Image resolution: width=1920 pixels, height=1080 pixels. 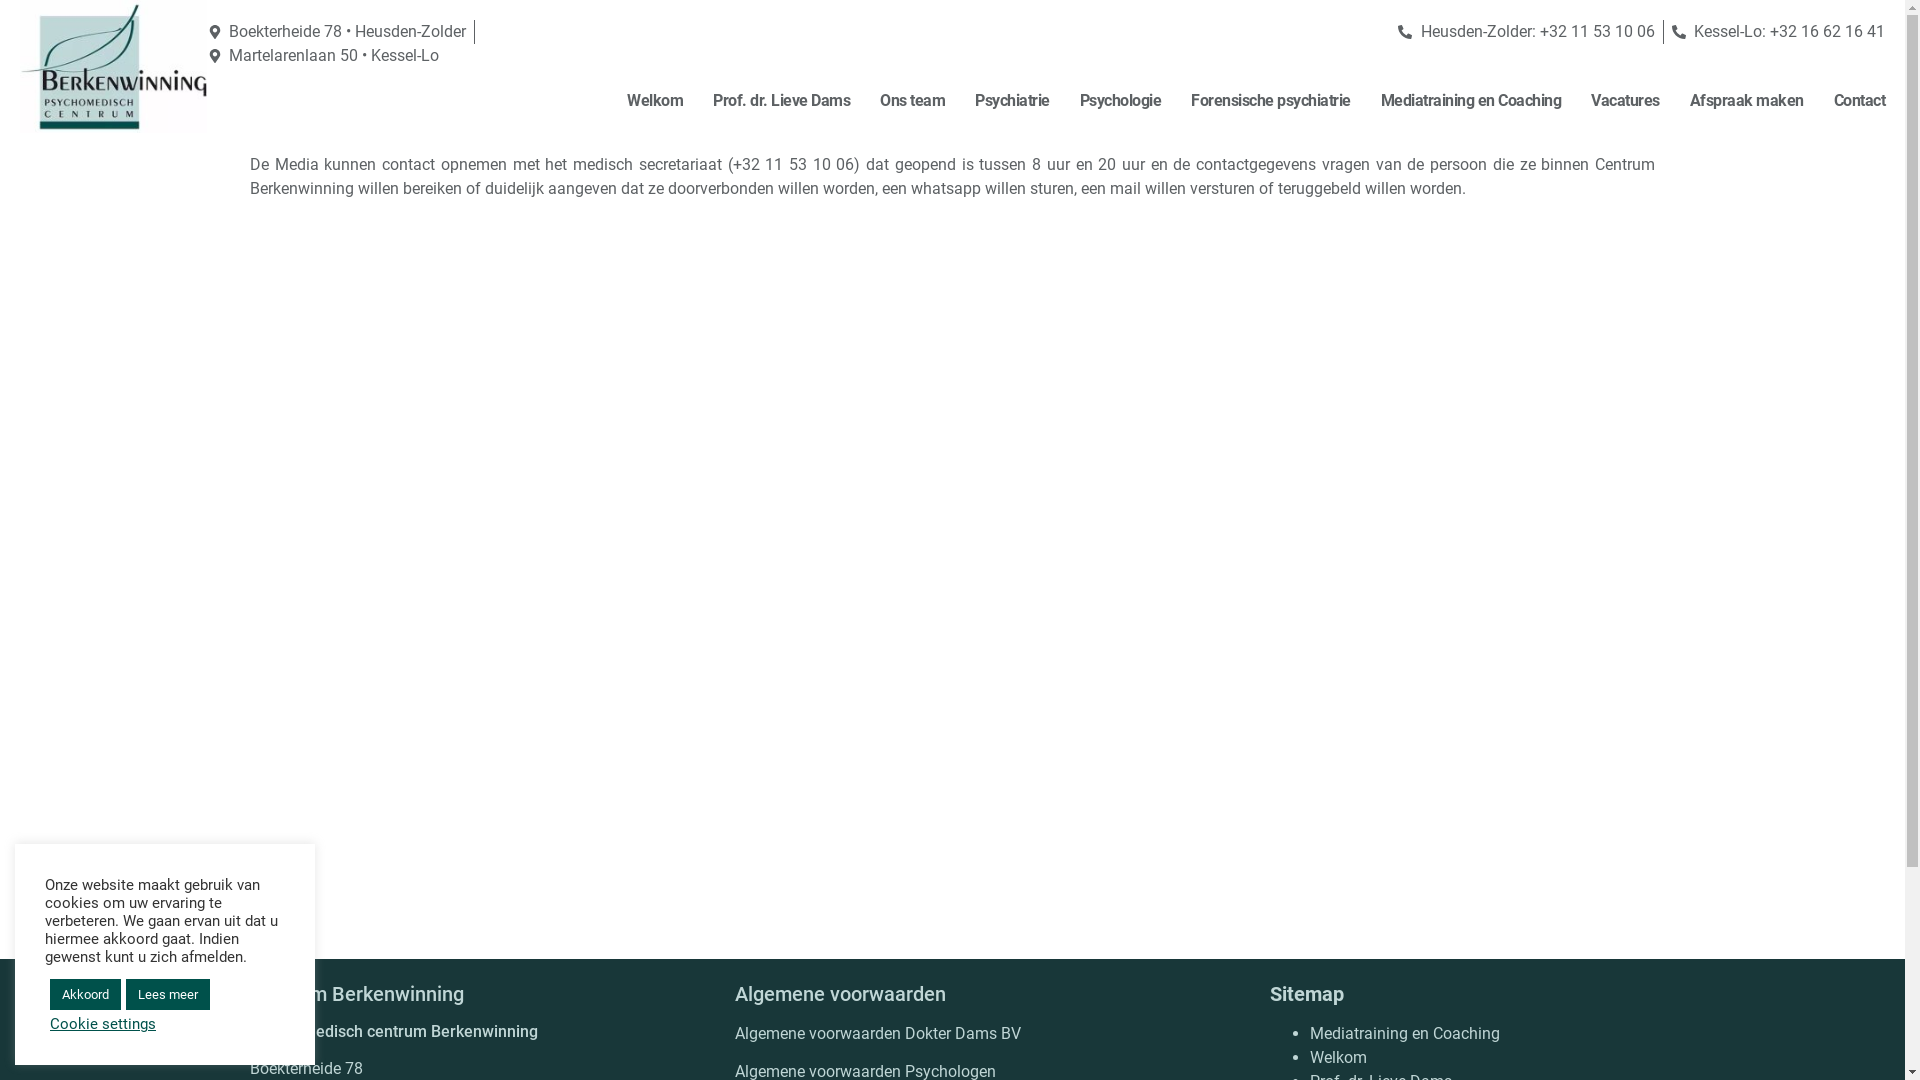 I want to click on 'Contact', so click(x=1859, y=100).